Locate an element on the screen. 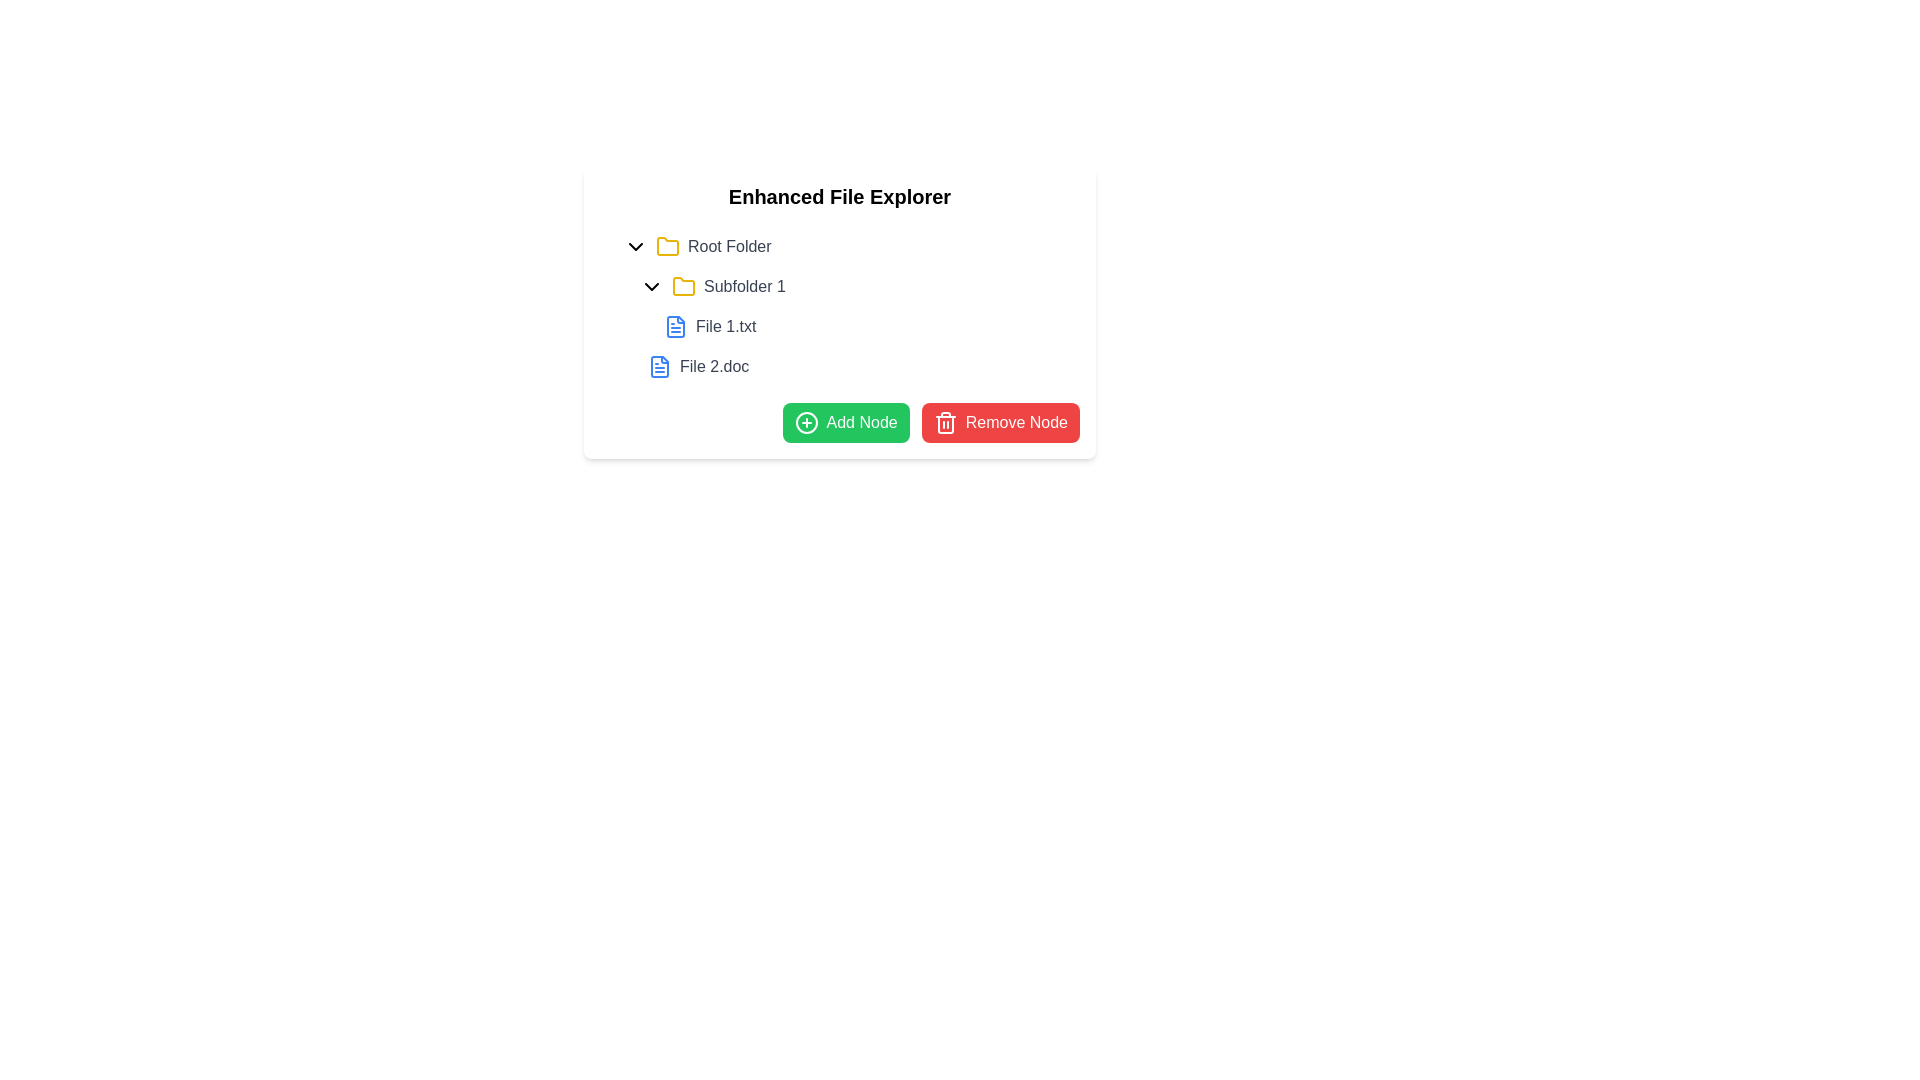 The image size is (1920, 1080). the text label reading 'Subfolder 1', which is styled in gray and adjacent to a yellow folder icon in a file explorer interface is located at coordinates (743, 286).